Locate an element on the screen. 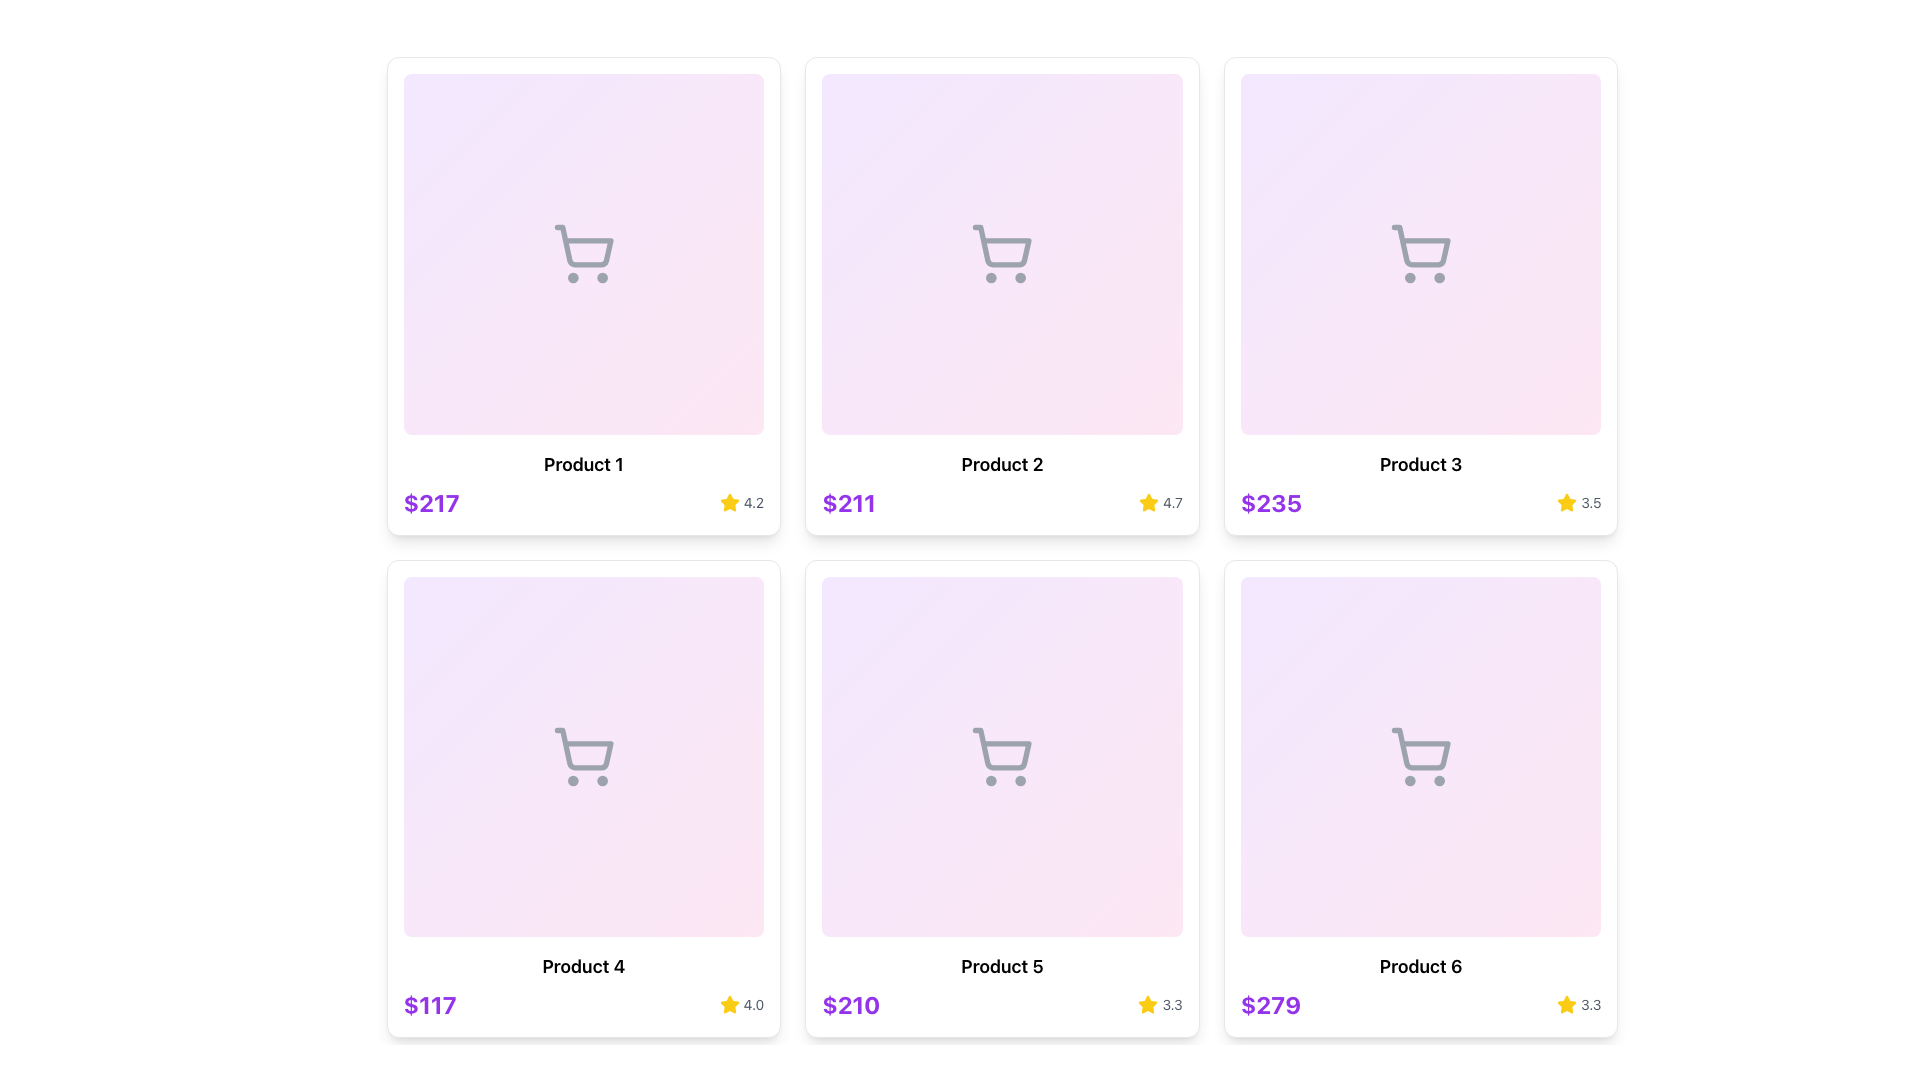  the price label displaying '$279' in bold purple font, located at the bottom-left of the 'Product 6' card in the rightmost position of a 3x2 grid layout is located at coordinates (1269, 1005).